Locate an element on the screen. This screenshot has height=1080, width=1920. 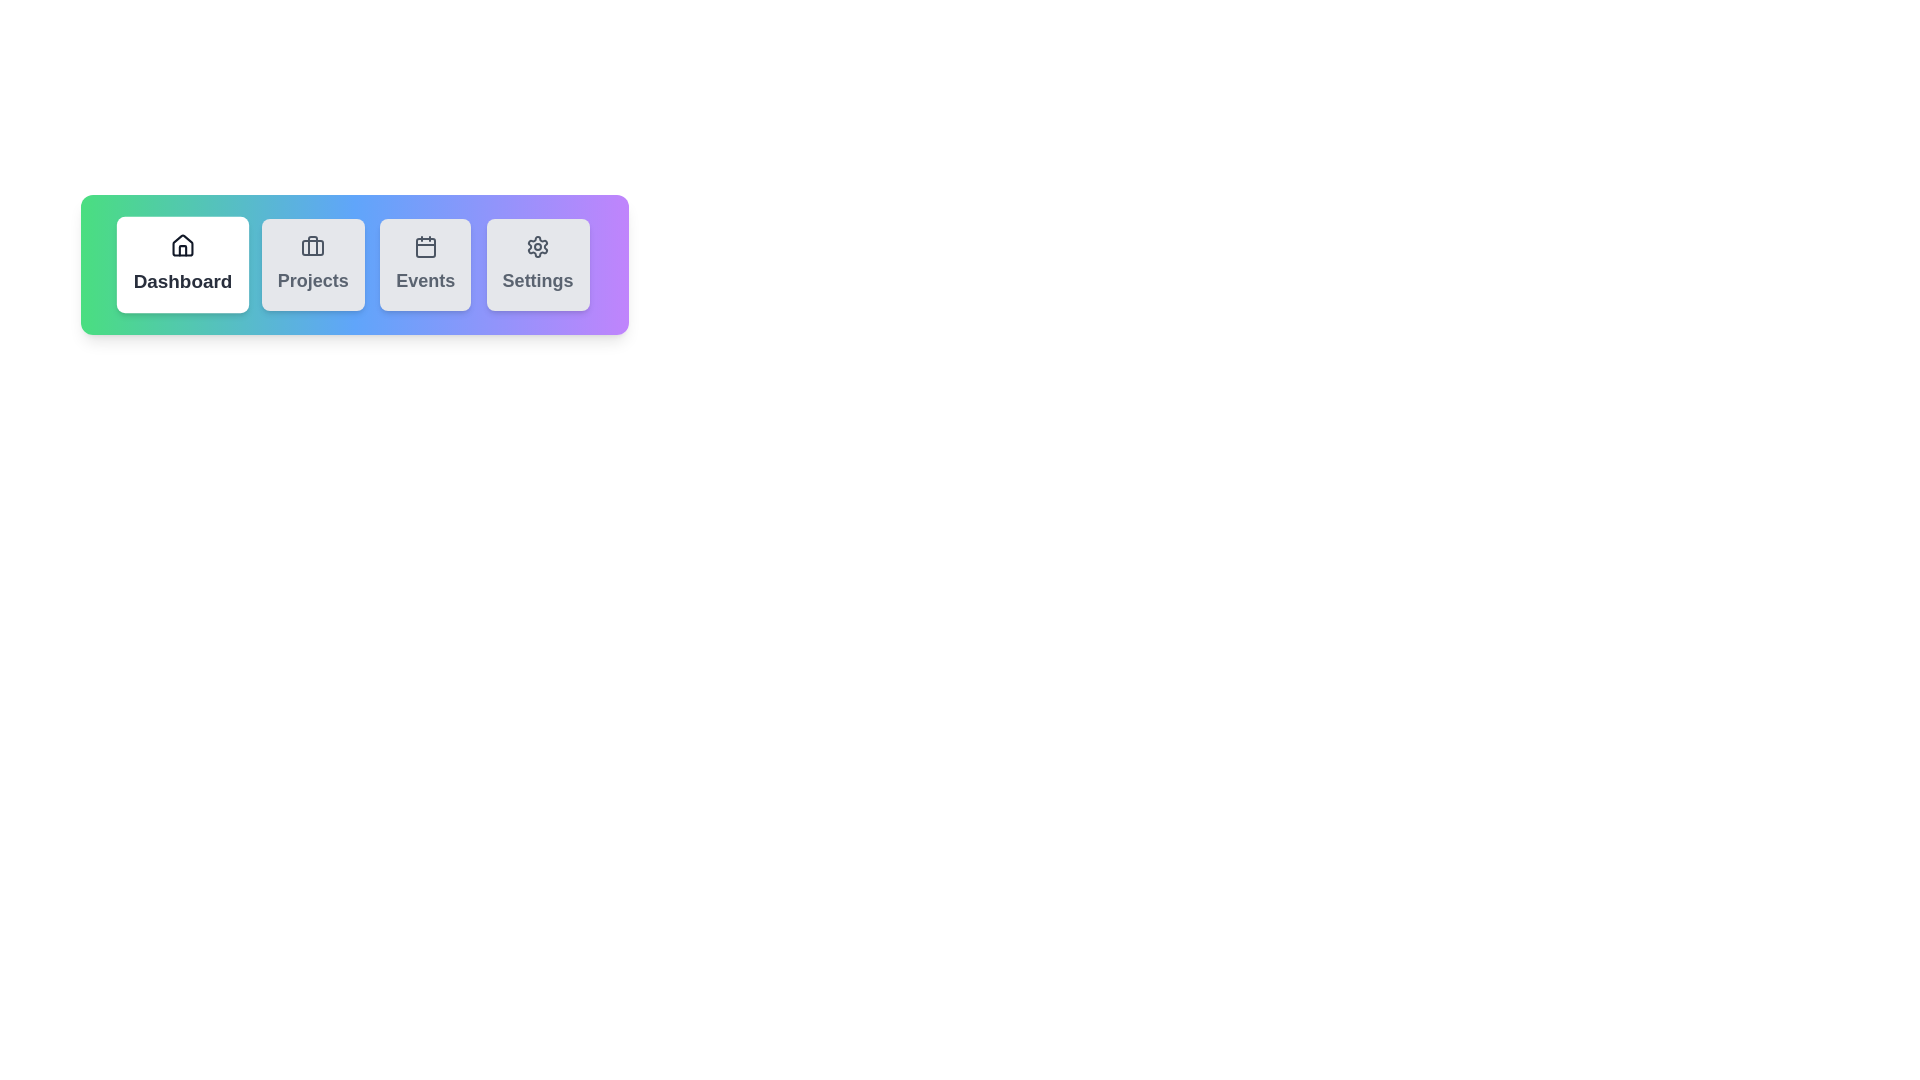
the Settings tab to preview its hover effect is located at coordinates (537, 264).